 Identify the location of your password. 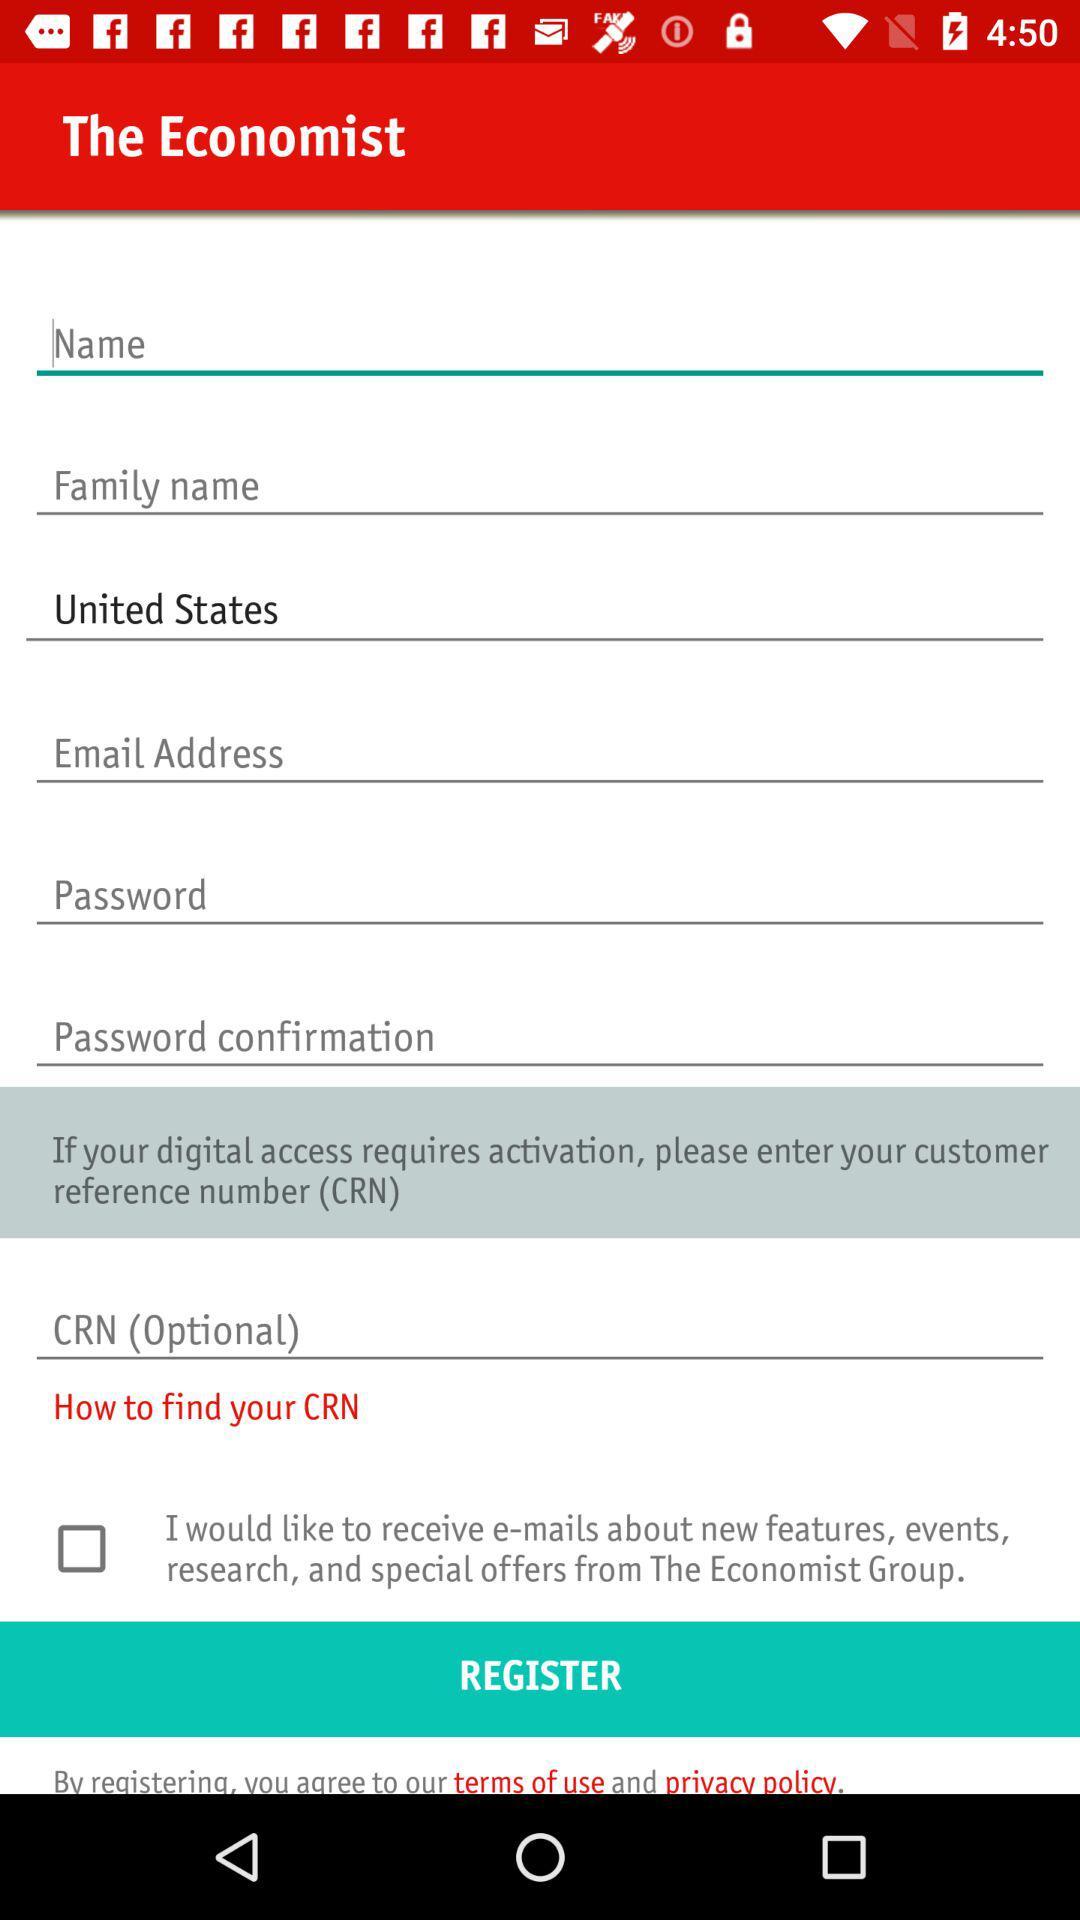
(540, 874).